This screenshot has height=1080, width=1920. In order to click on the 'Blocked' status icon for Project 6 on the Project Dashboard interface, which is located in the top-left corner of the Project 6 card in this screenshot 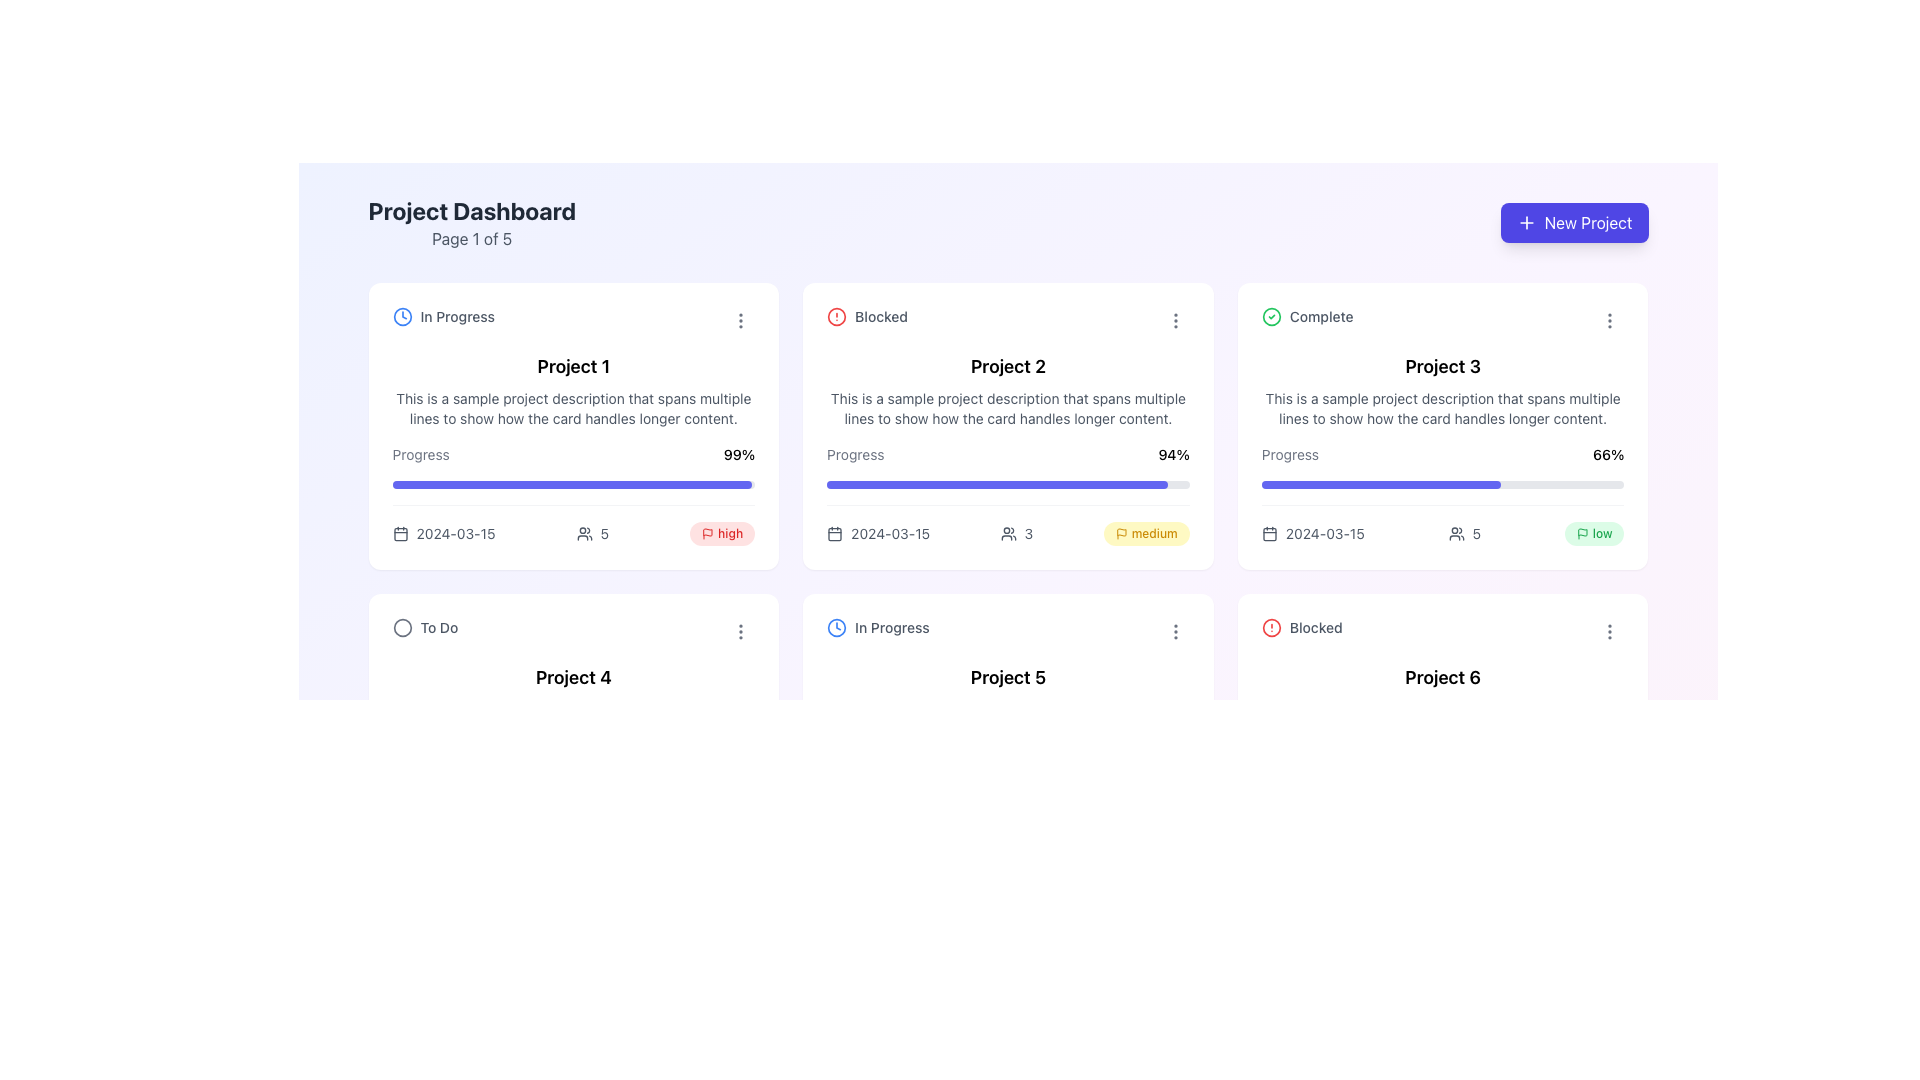, I will do `click(1270, 627)`.